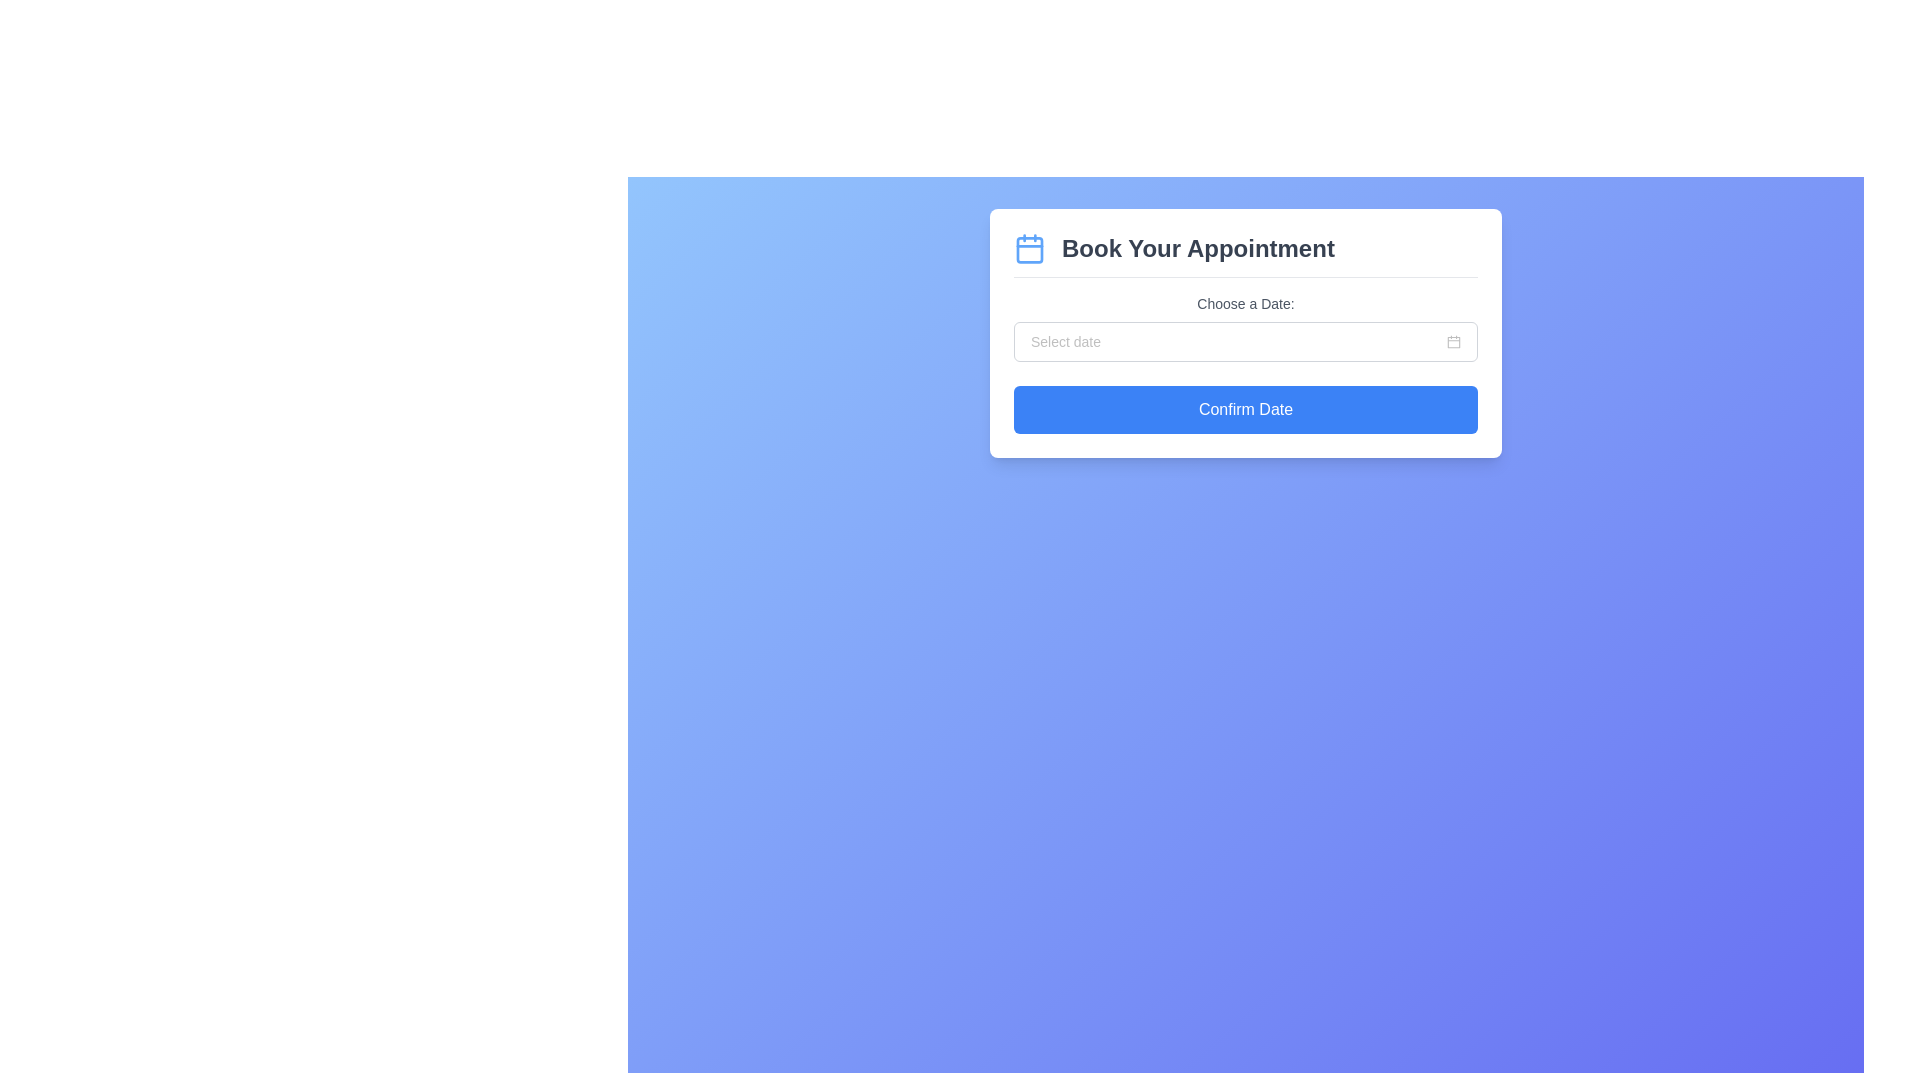  Describe the element at coordinates (1454, 341) in the screenshot. I see `the small, square calendar icon located at the far right of the date selection input field` at that location.